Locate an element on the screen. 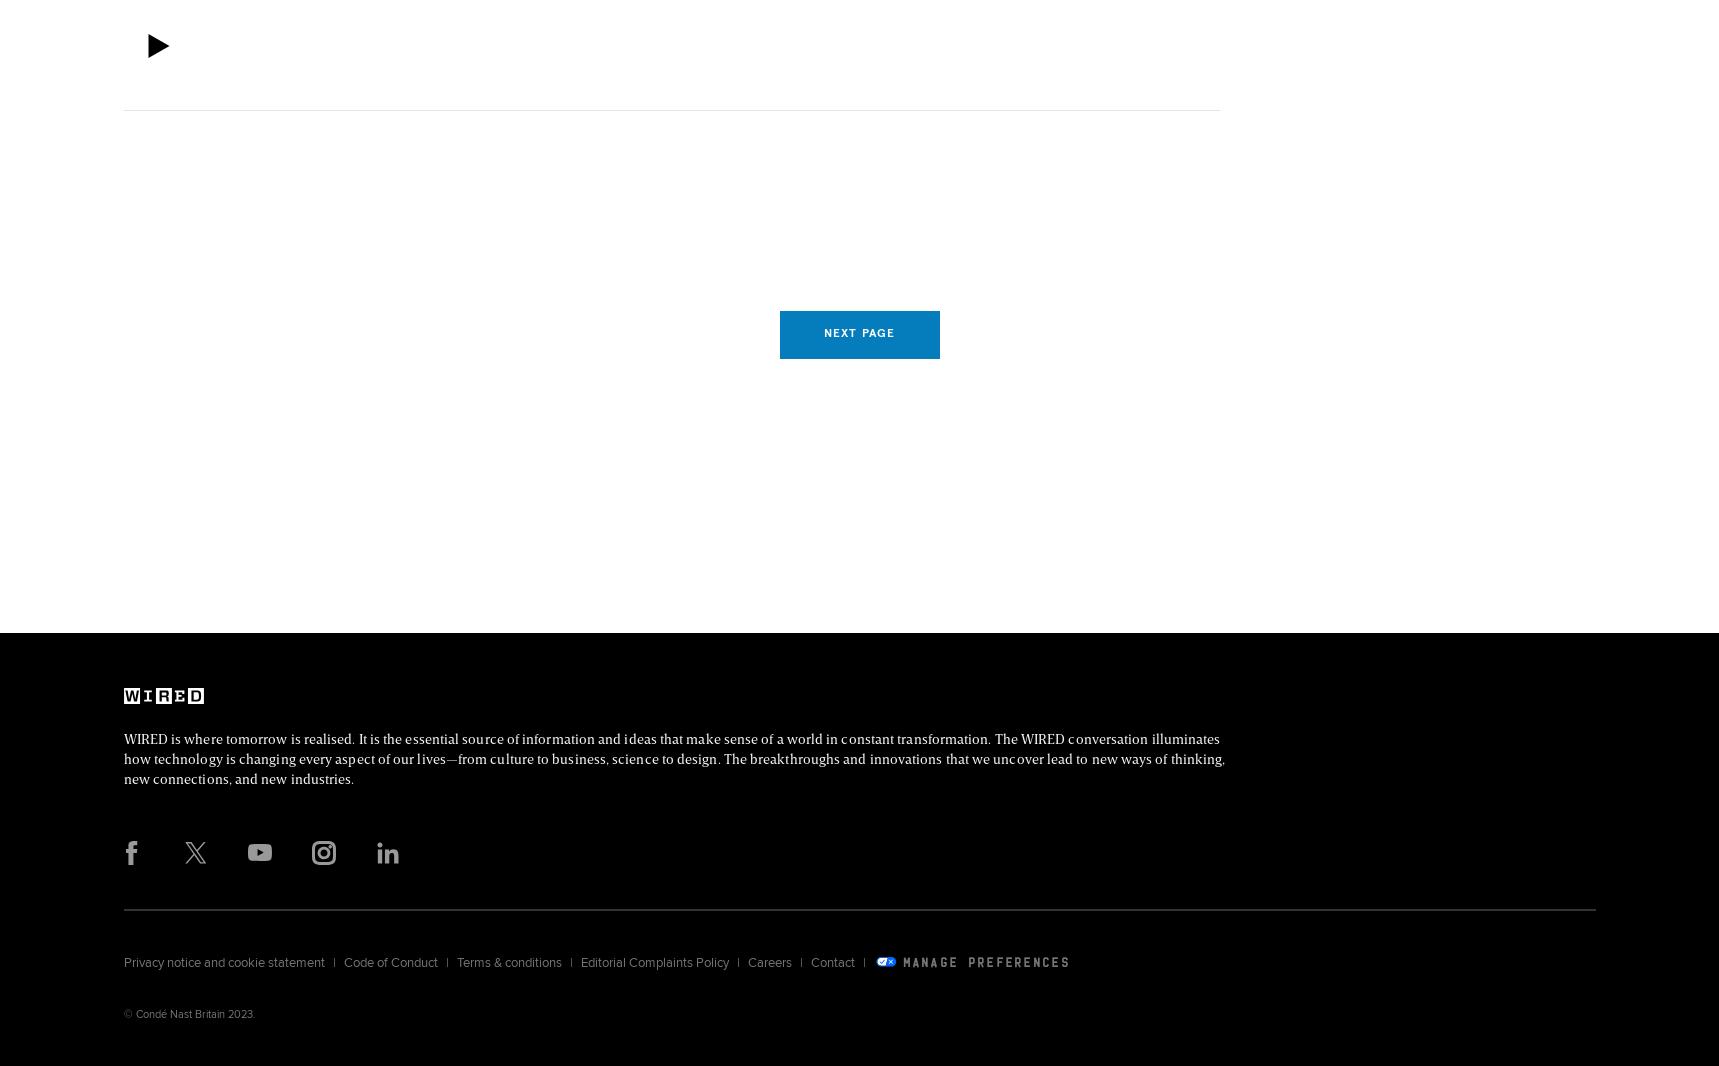  'WIRED is where tomorrow is realised. It is the essential source of information and ideas that make sense of a world in constant transformation. The WIRED conversation illuminates how technology is changing every aspect of our lives—from culture to business, science to design. The breakthroughs and innovations that we uncover lead to new ways of thinking, new connections, and new industries.' is located at coordinates (673, 756).